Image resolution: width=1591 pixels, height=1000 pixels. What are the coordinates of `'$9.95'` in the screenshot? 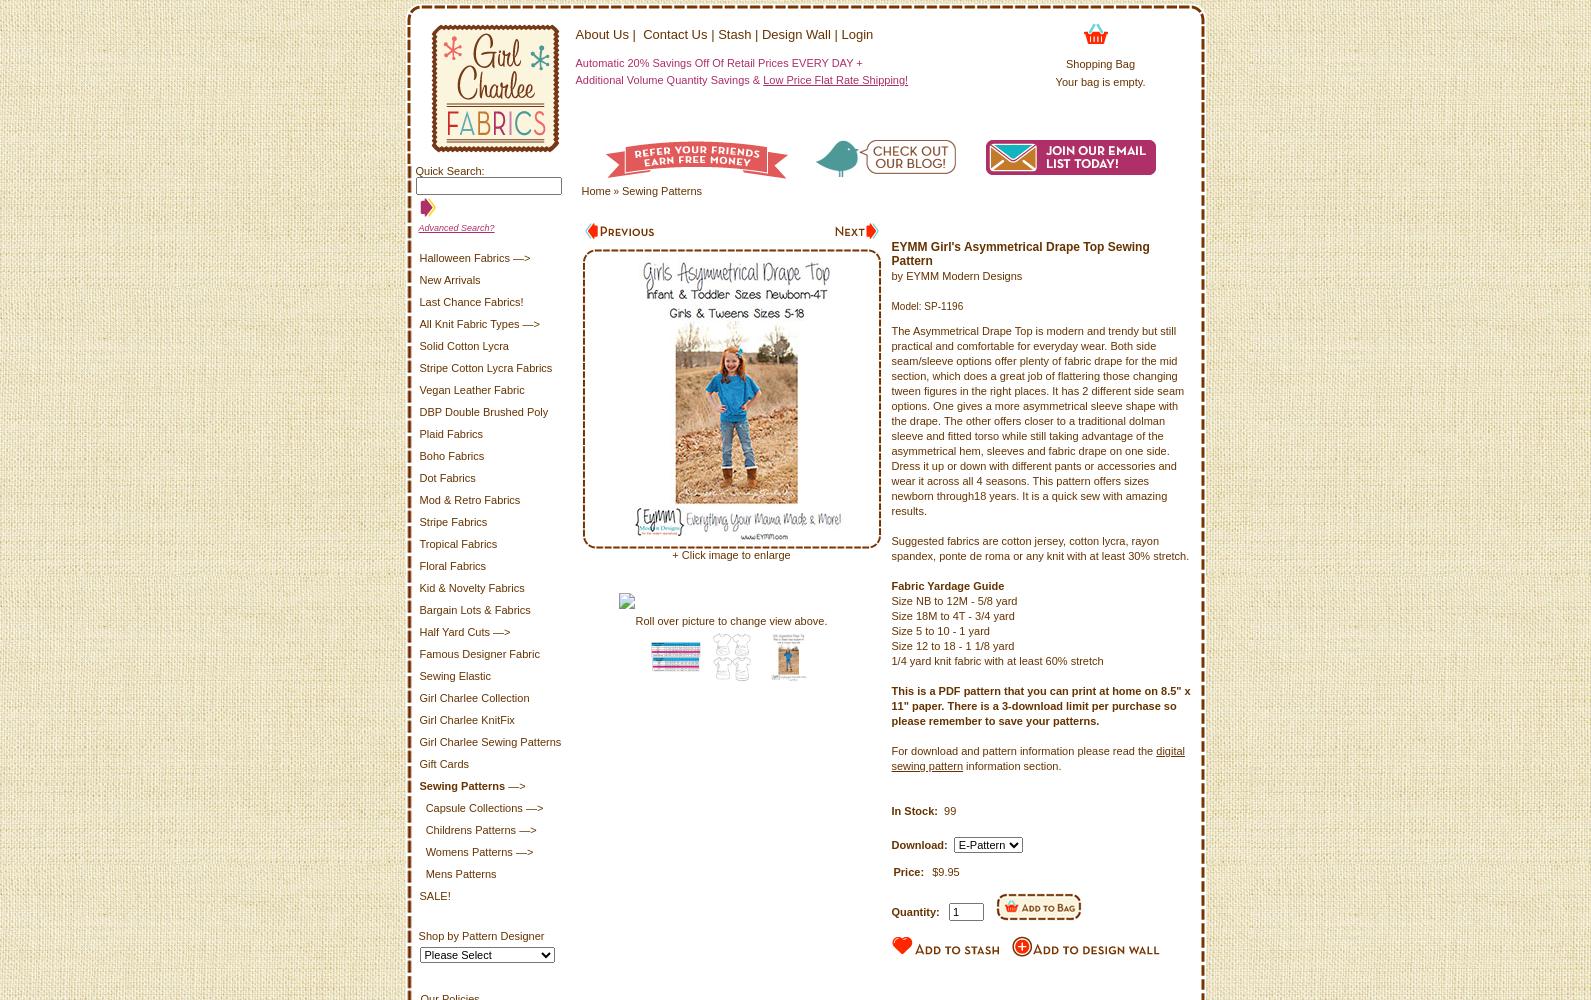 It's located at (944, 871).